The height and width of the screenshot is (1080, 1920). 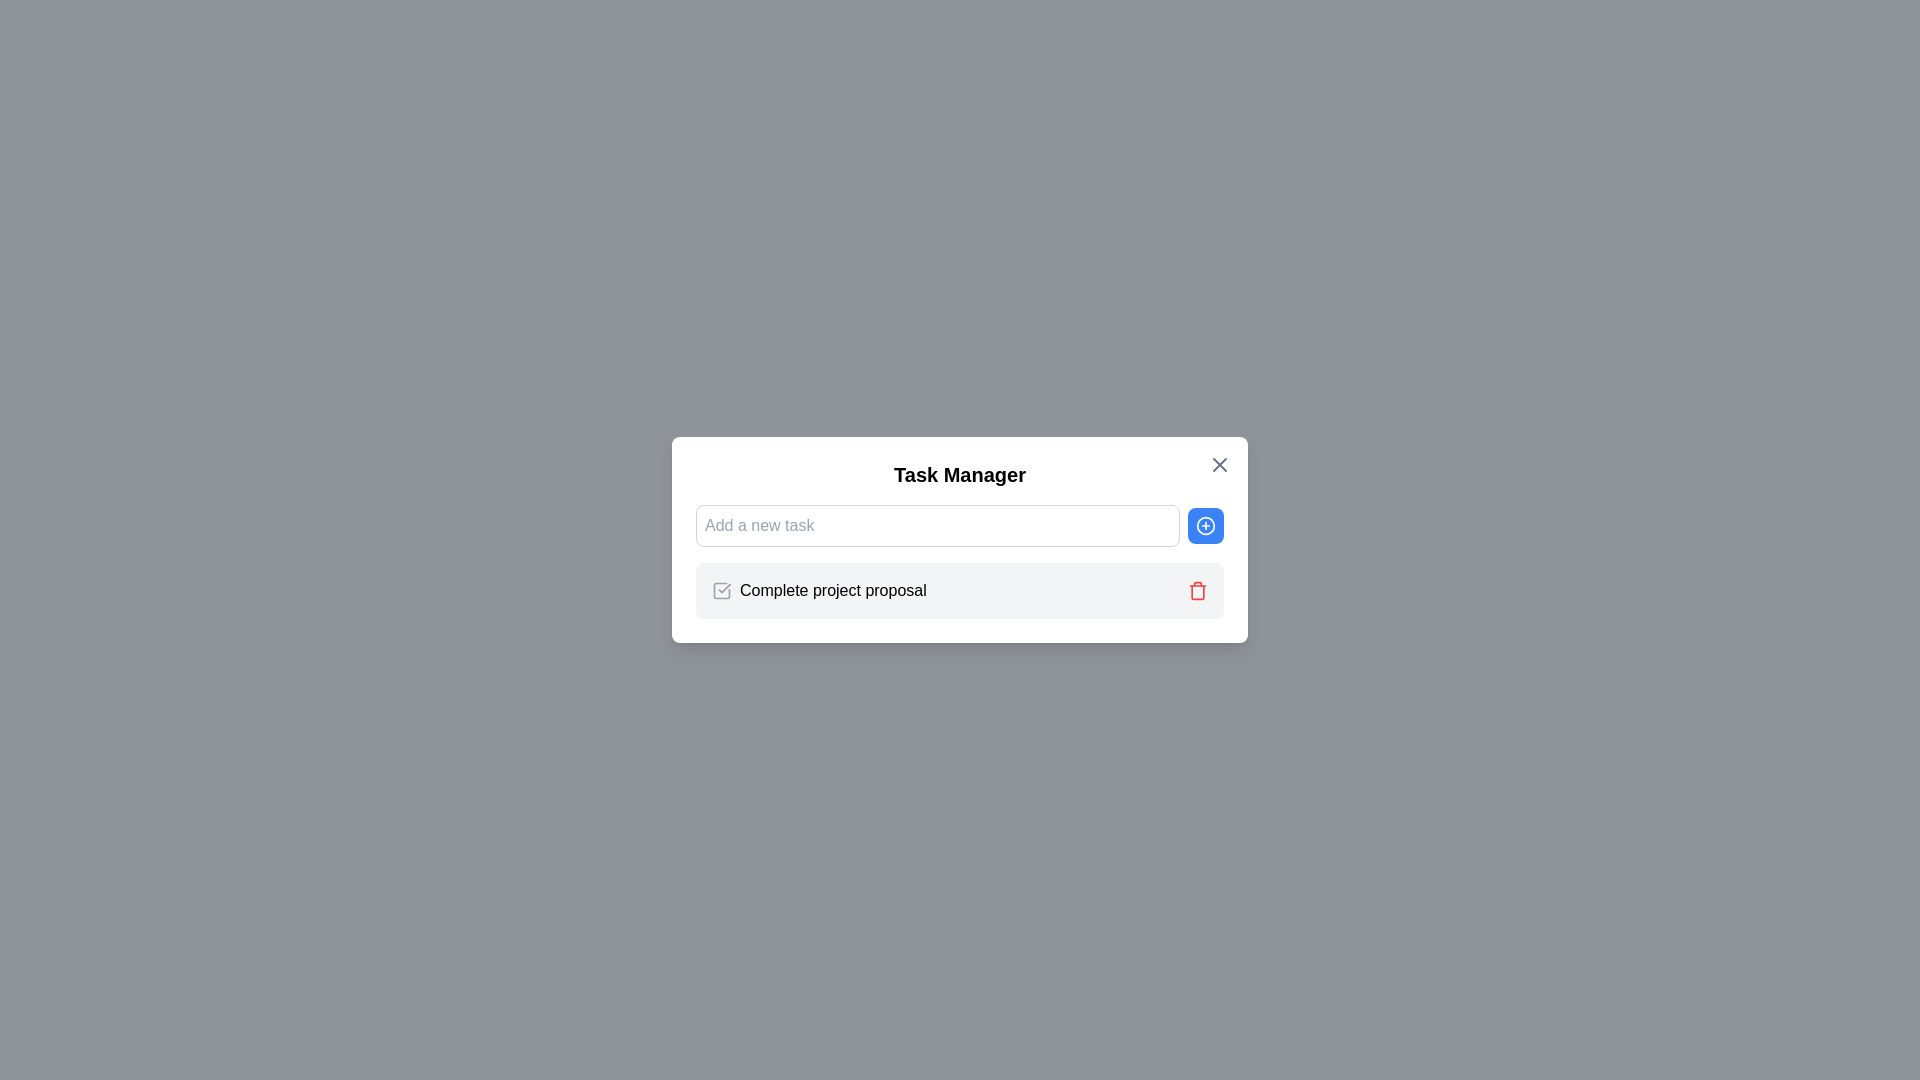 What do you see at coordinates (1198, 589) in the screenshot?
I see `the delete icon button located at the far right of the 'Complete project proposal' task item to invoke the delete action` at bounding box center [1198, 589].